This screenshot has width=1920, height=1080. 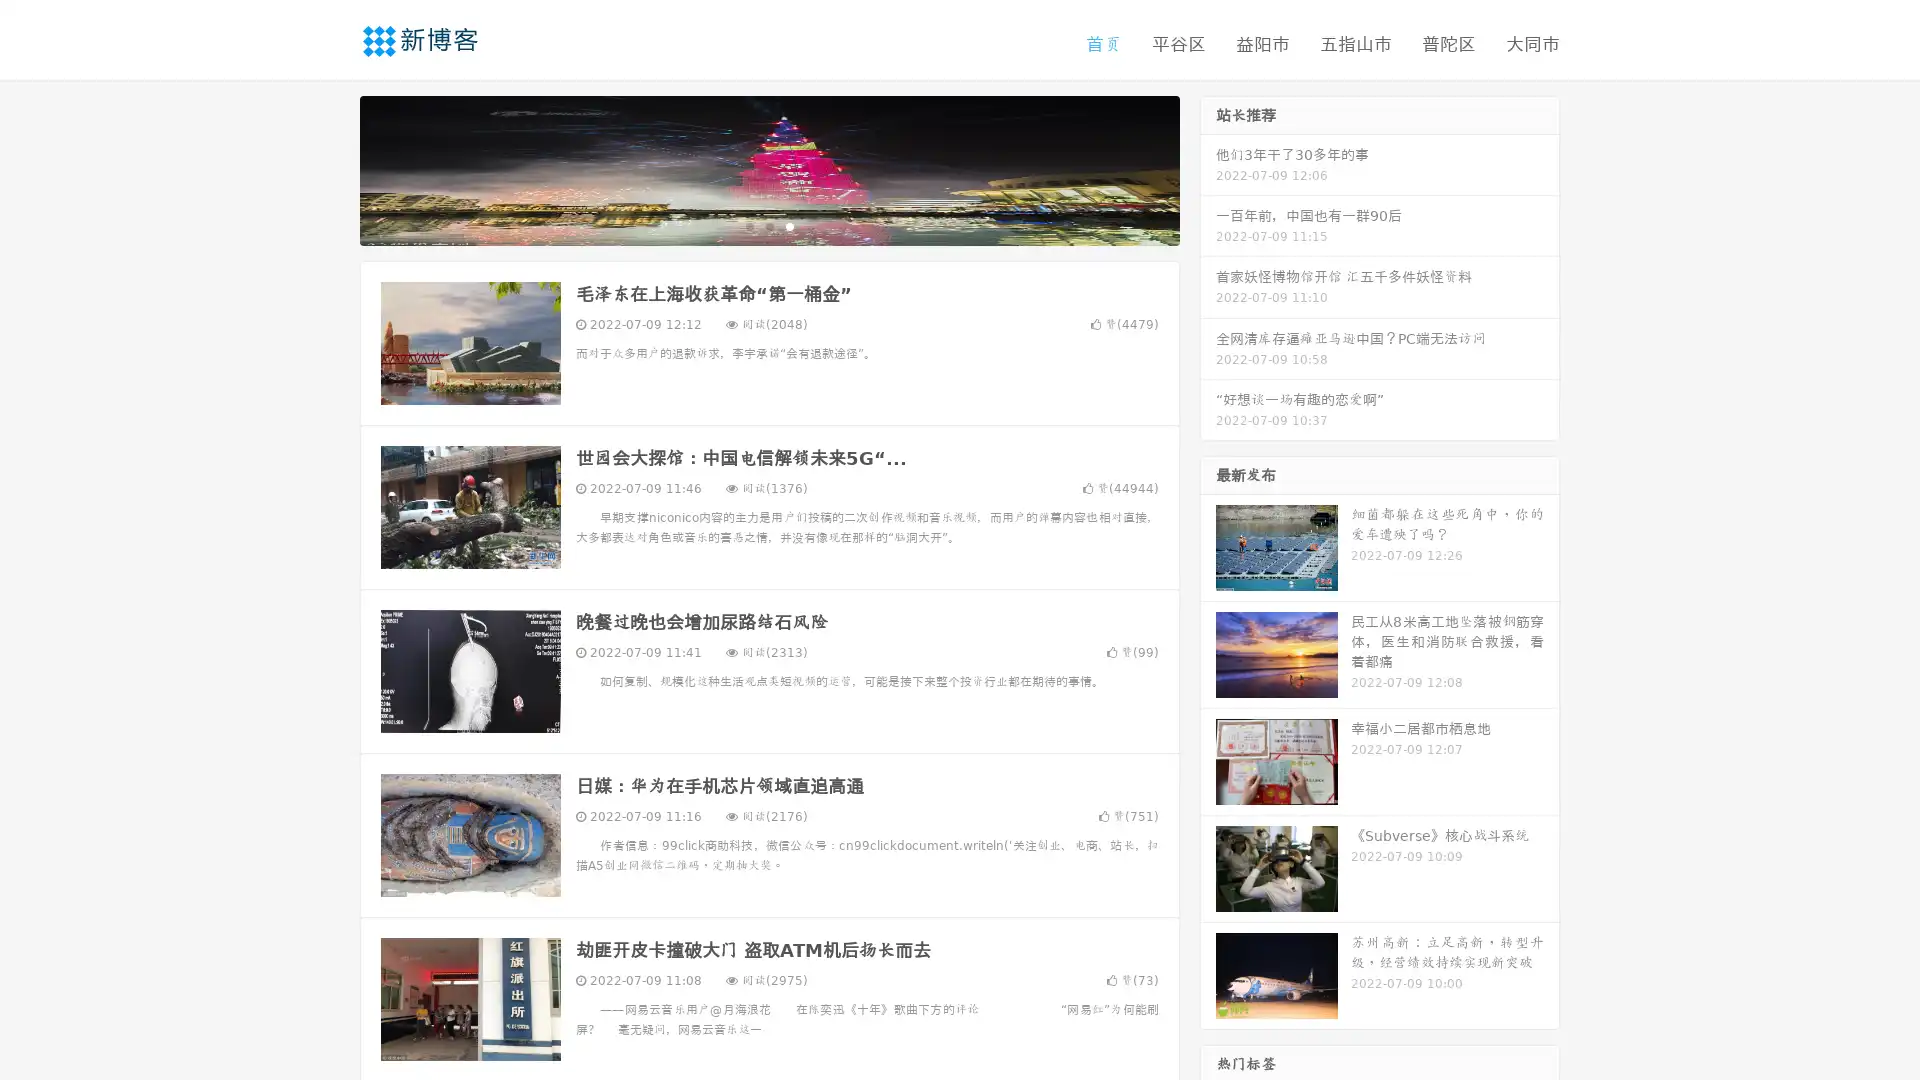 I want to click on Next slide, so click(x=1208, y=168).